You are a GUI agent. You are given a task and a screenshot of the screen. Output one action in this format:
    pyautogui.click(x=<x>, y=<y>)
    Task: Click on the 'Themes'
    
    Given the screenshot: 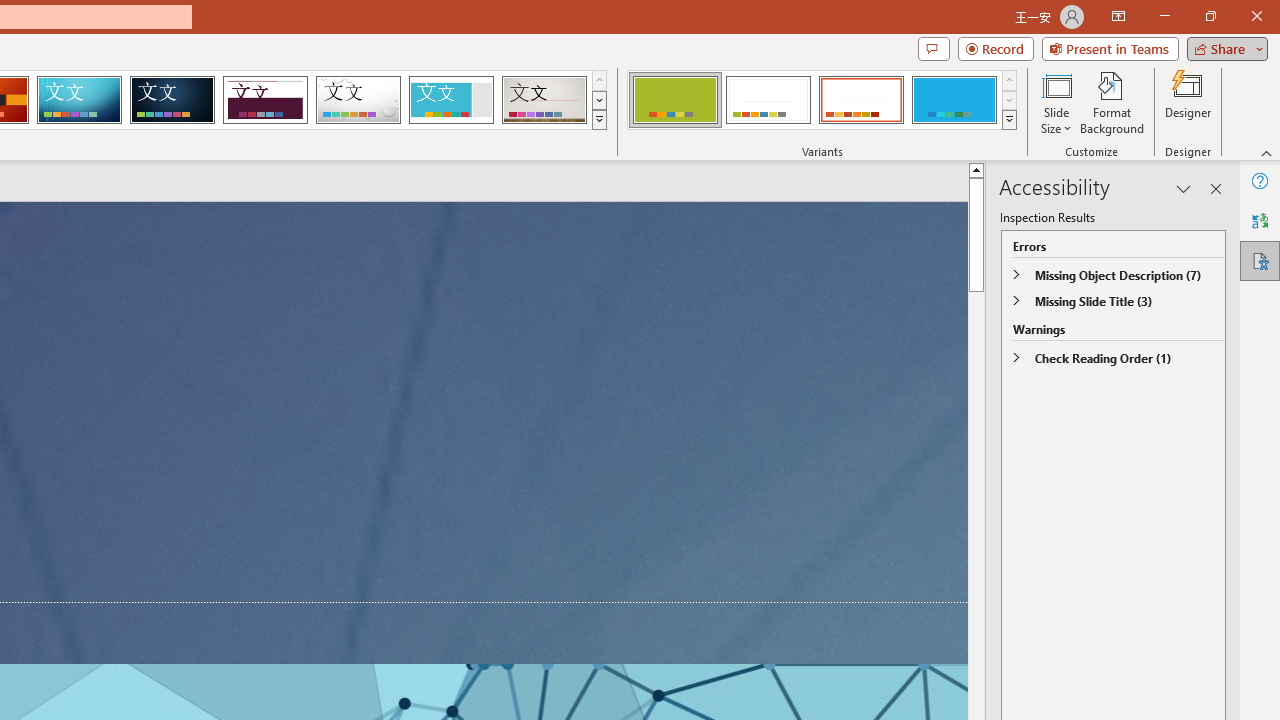 What is the action you would take?
    pyautogui.click(x=598, y=120)
    